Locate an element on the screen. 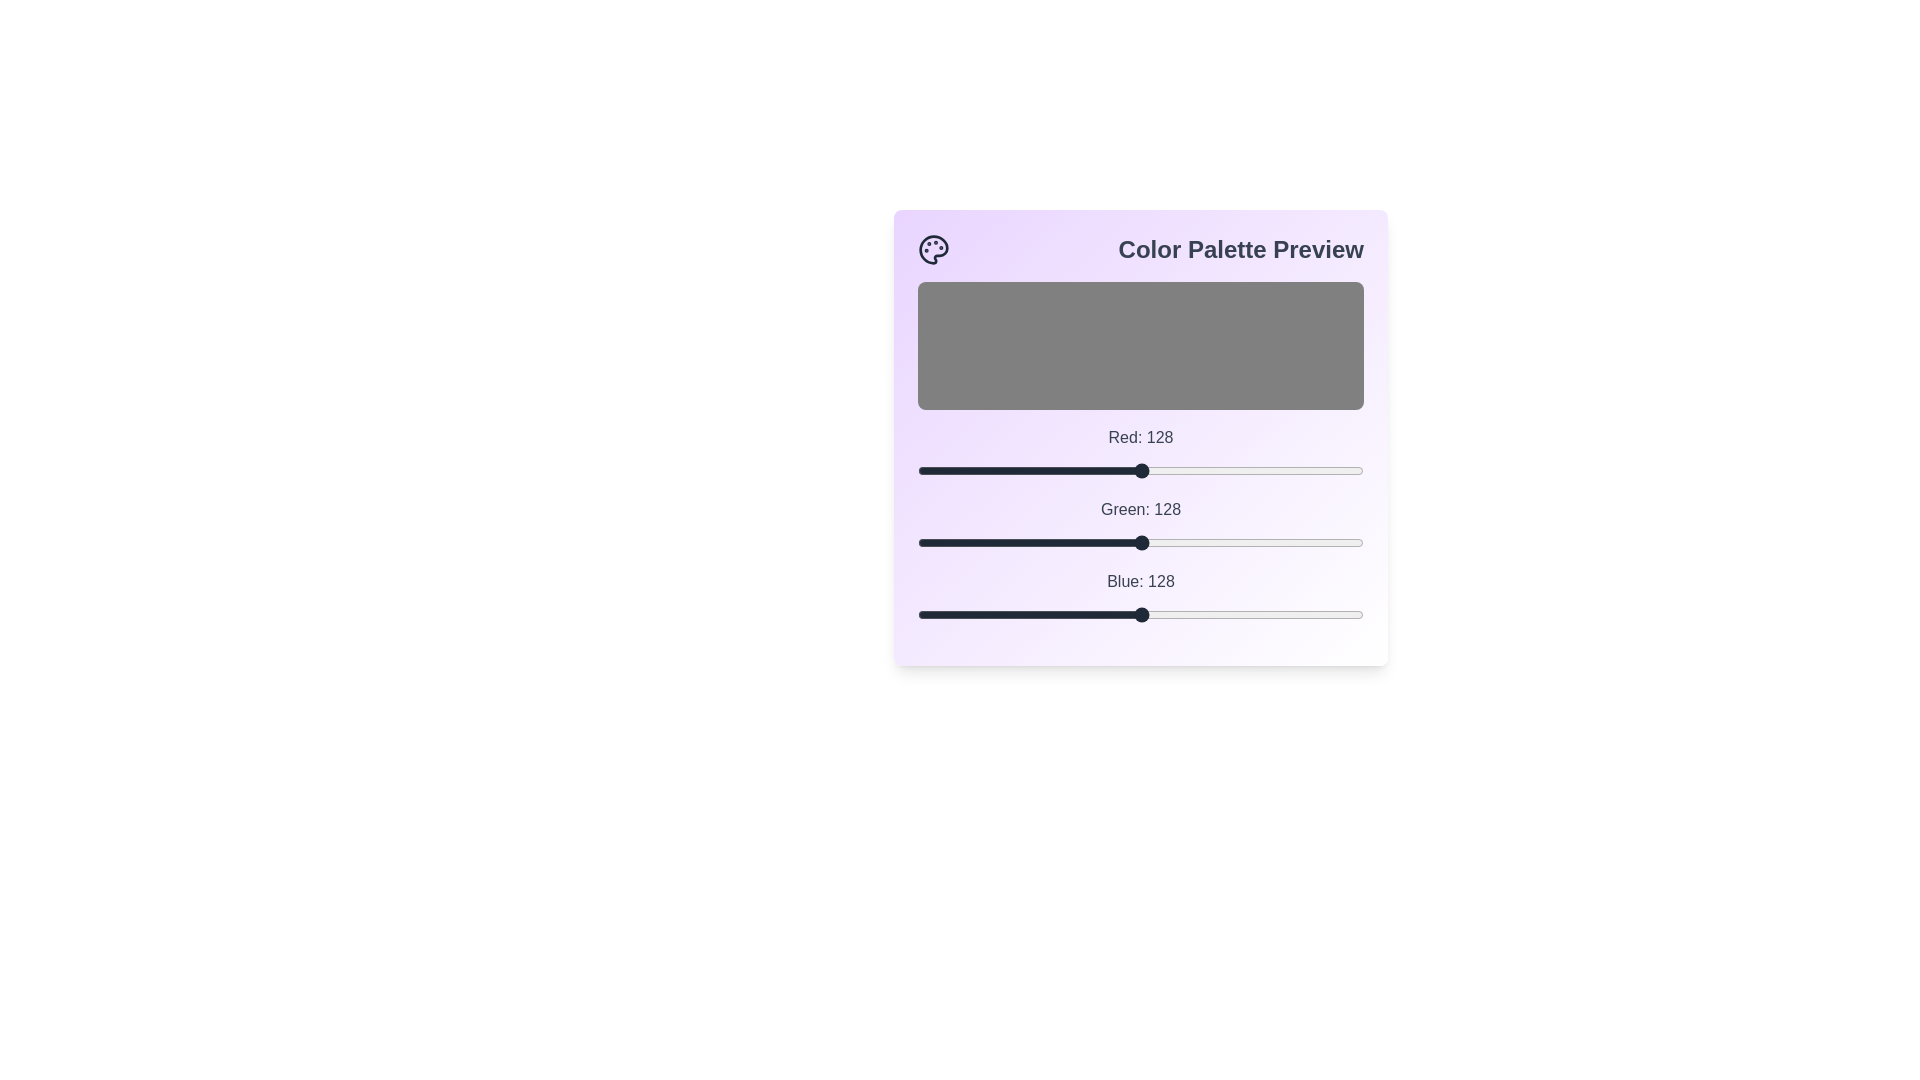 The height and width of the screenshot is (1080, 1920). the green color value is located at coordinates (1012, 543).